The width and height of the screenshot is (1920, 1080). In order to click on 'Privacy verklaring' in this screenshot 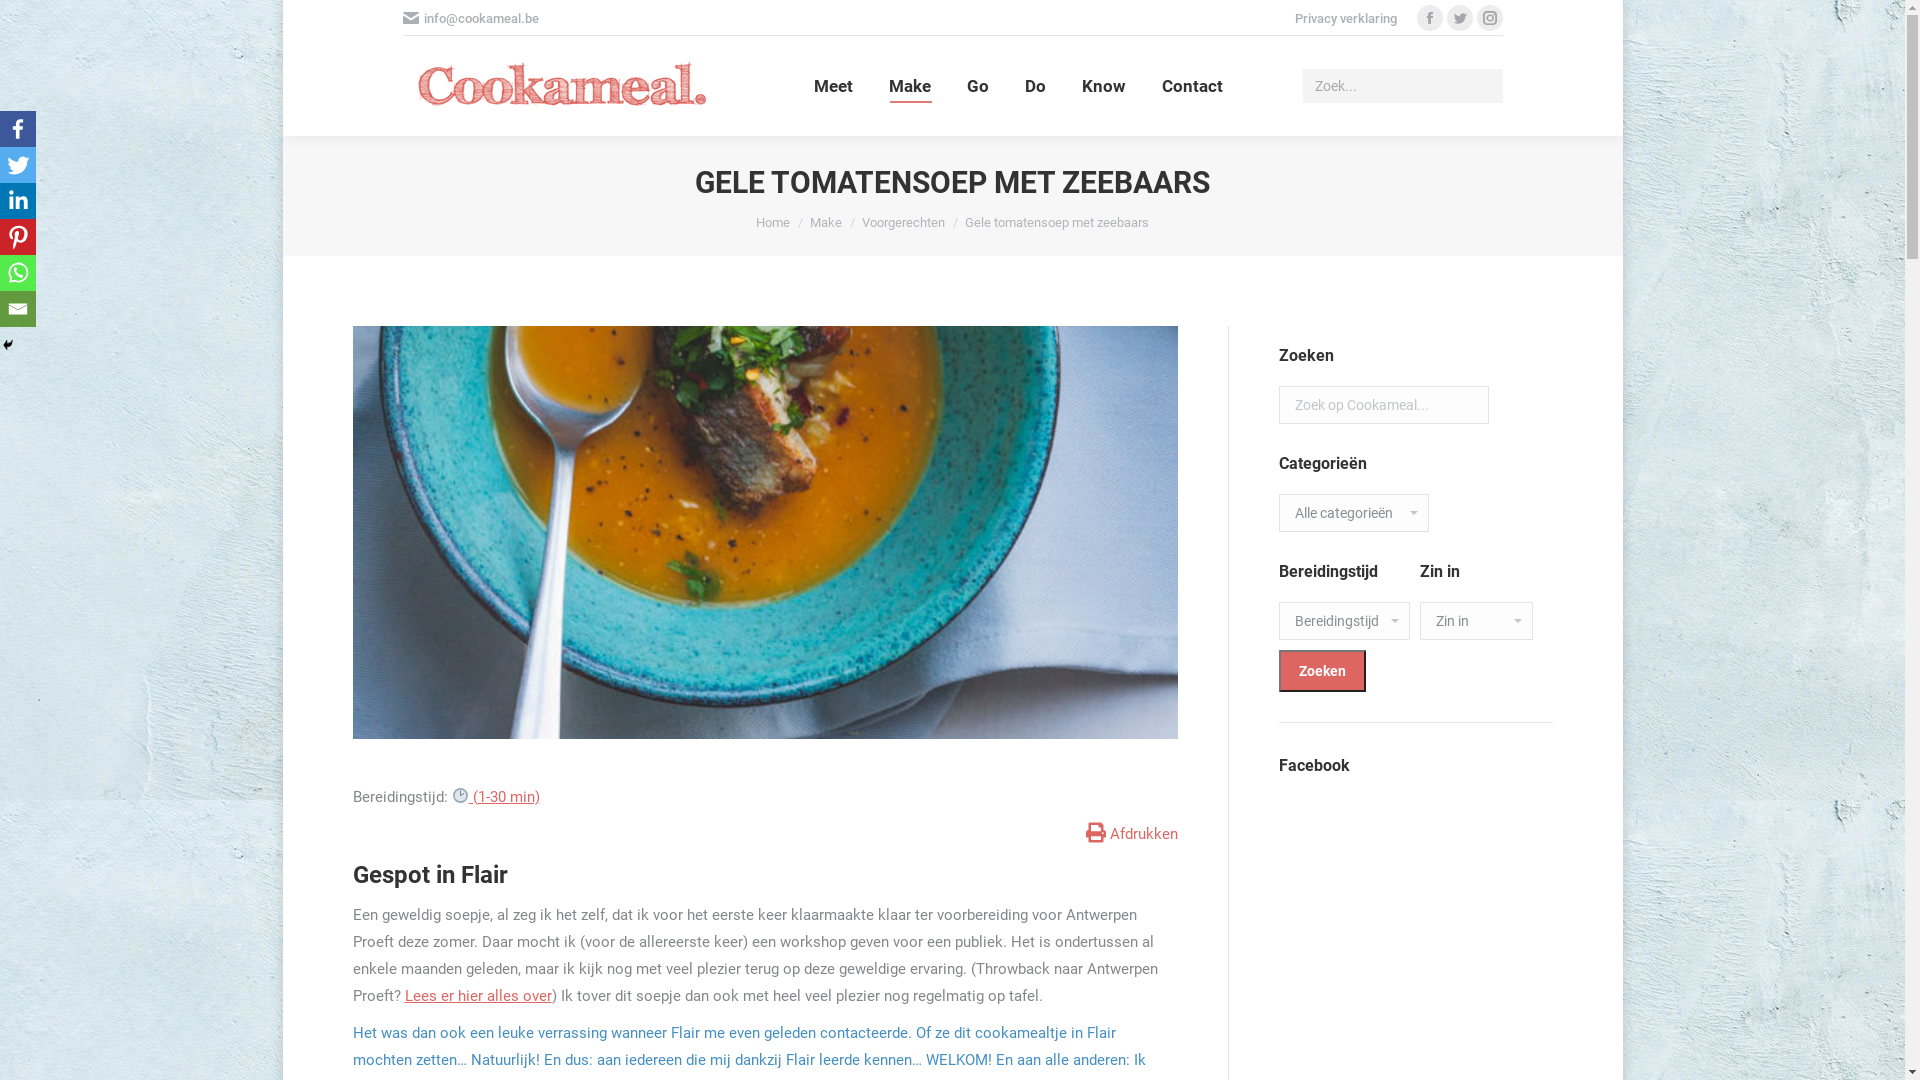, I will do `click(1344, 17)`.